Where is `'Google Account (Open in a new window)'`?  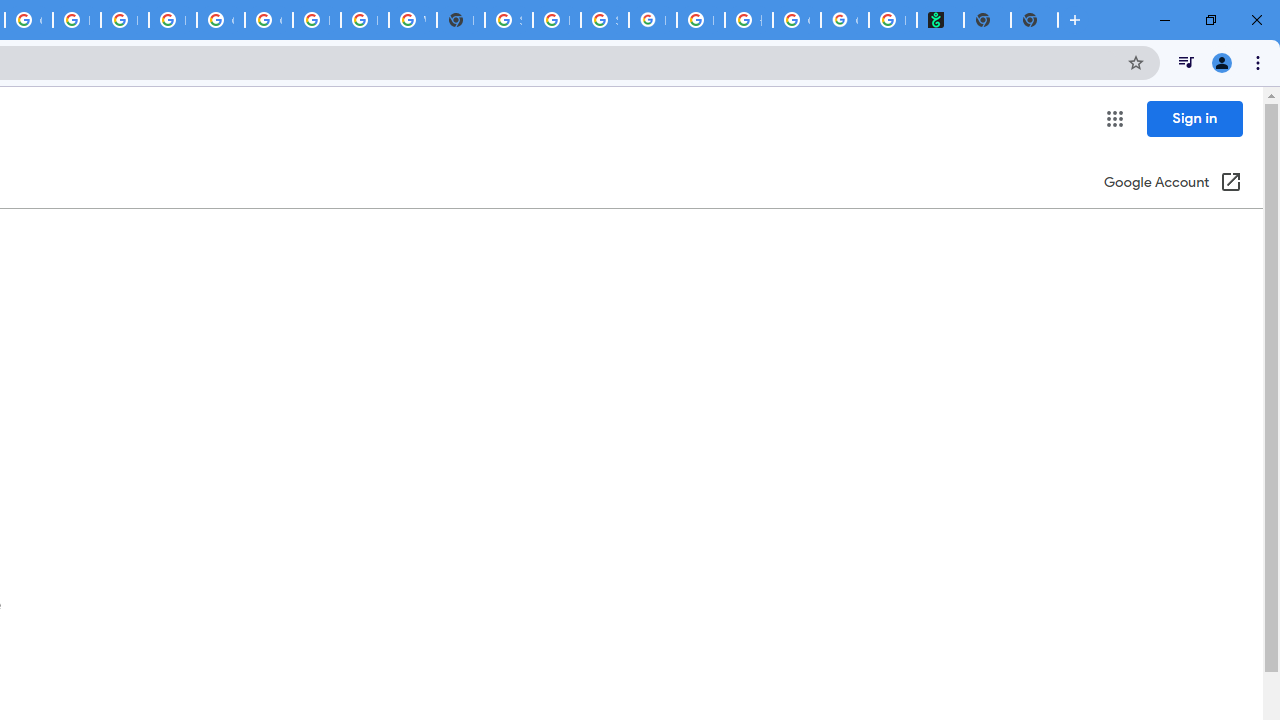 'Google Account (Open in a new window)' is located at coordinates (1173, 183).